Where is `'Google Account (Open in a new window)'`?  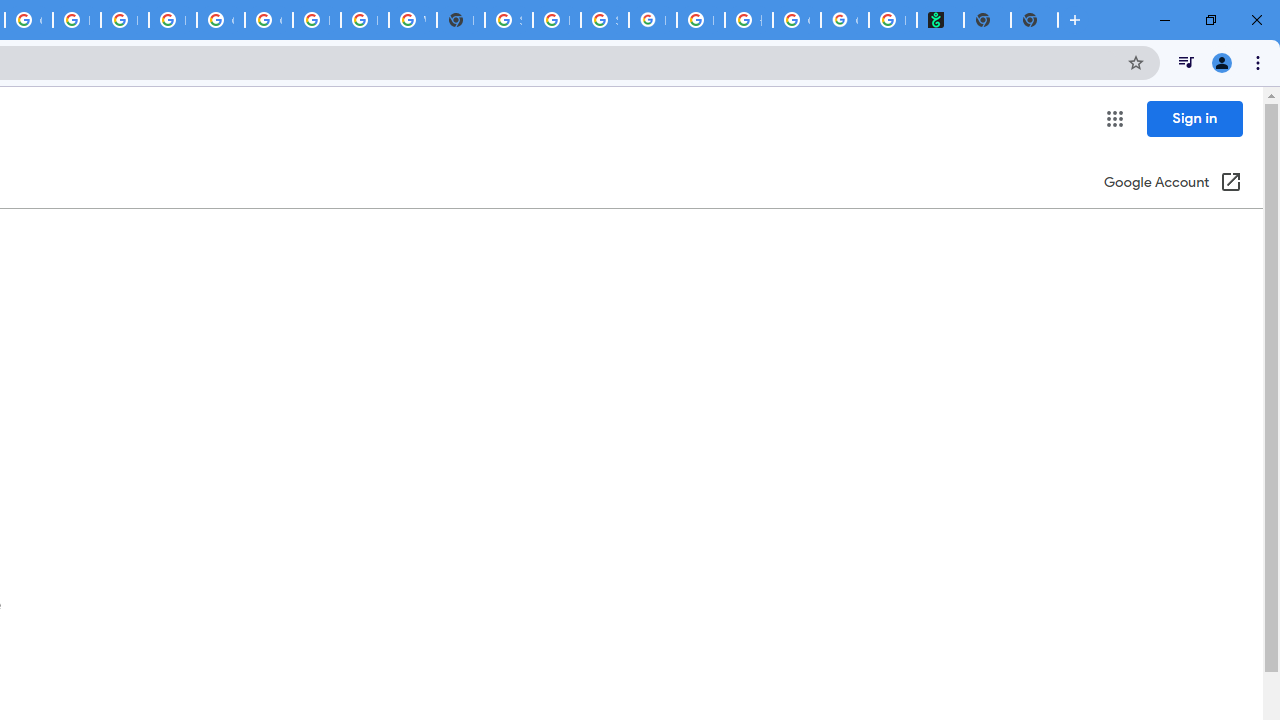 'Google Account (Open in a new window)' is located at coordinates (1173, 183).